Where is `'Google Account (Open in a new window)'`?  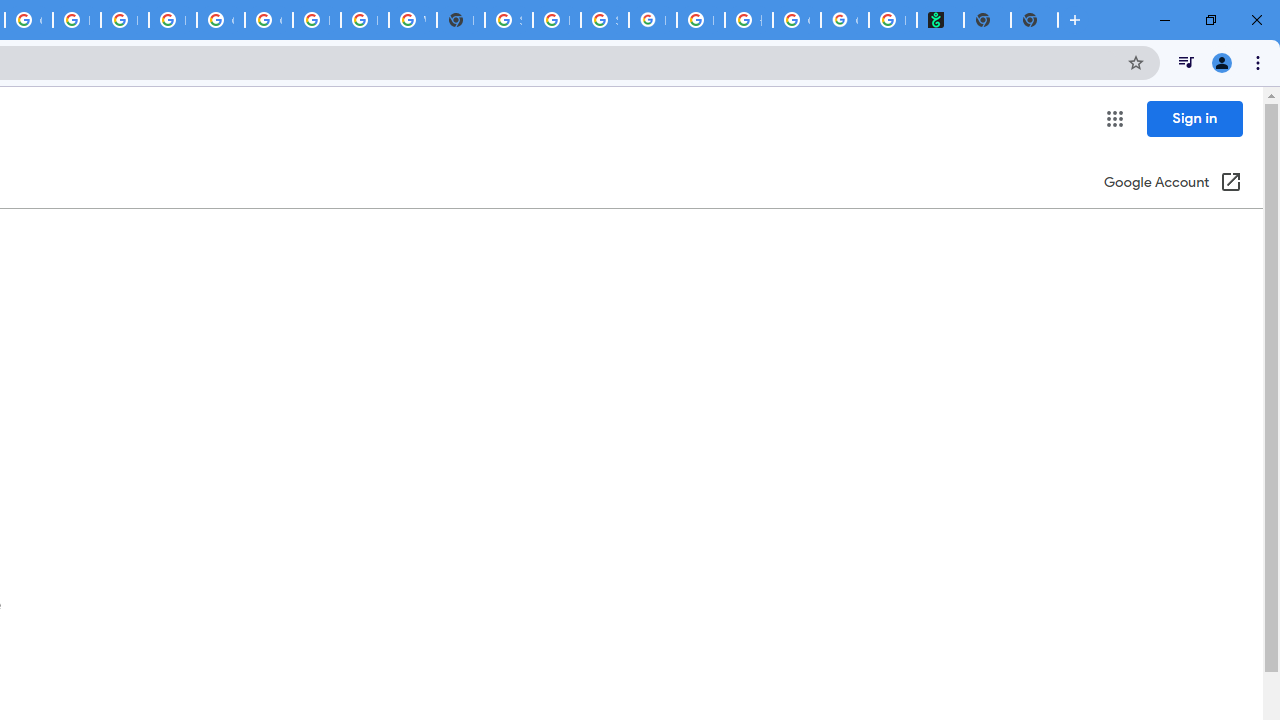 'Google Account (Open in a new window)' is located at coordinates (1173, 183).